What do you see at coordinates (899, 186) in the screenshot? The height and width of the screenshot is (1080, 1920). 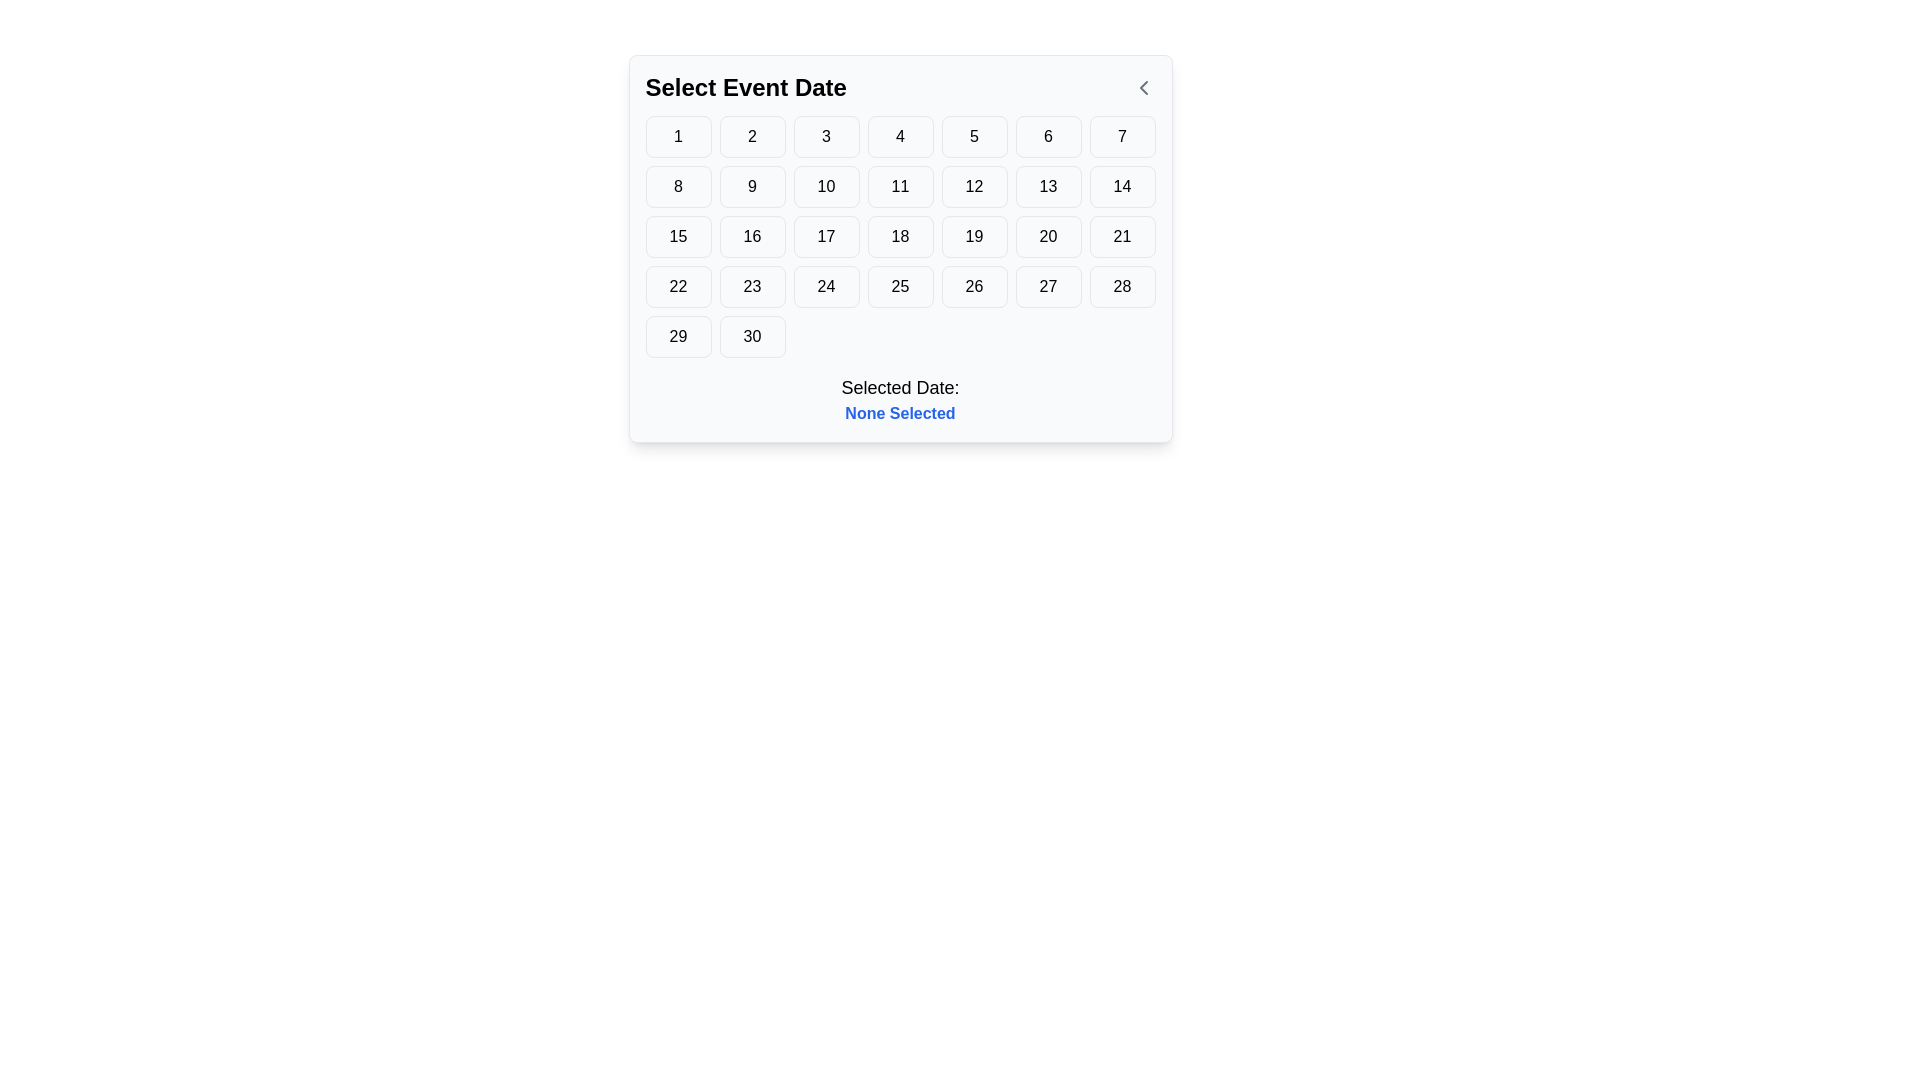 I see `the button labeled '11' in the date selection interface` at bounding box center [899, 186].